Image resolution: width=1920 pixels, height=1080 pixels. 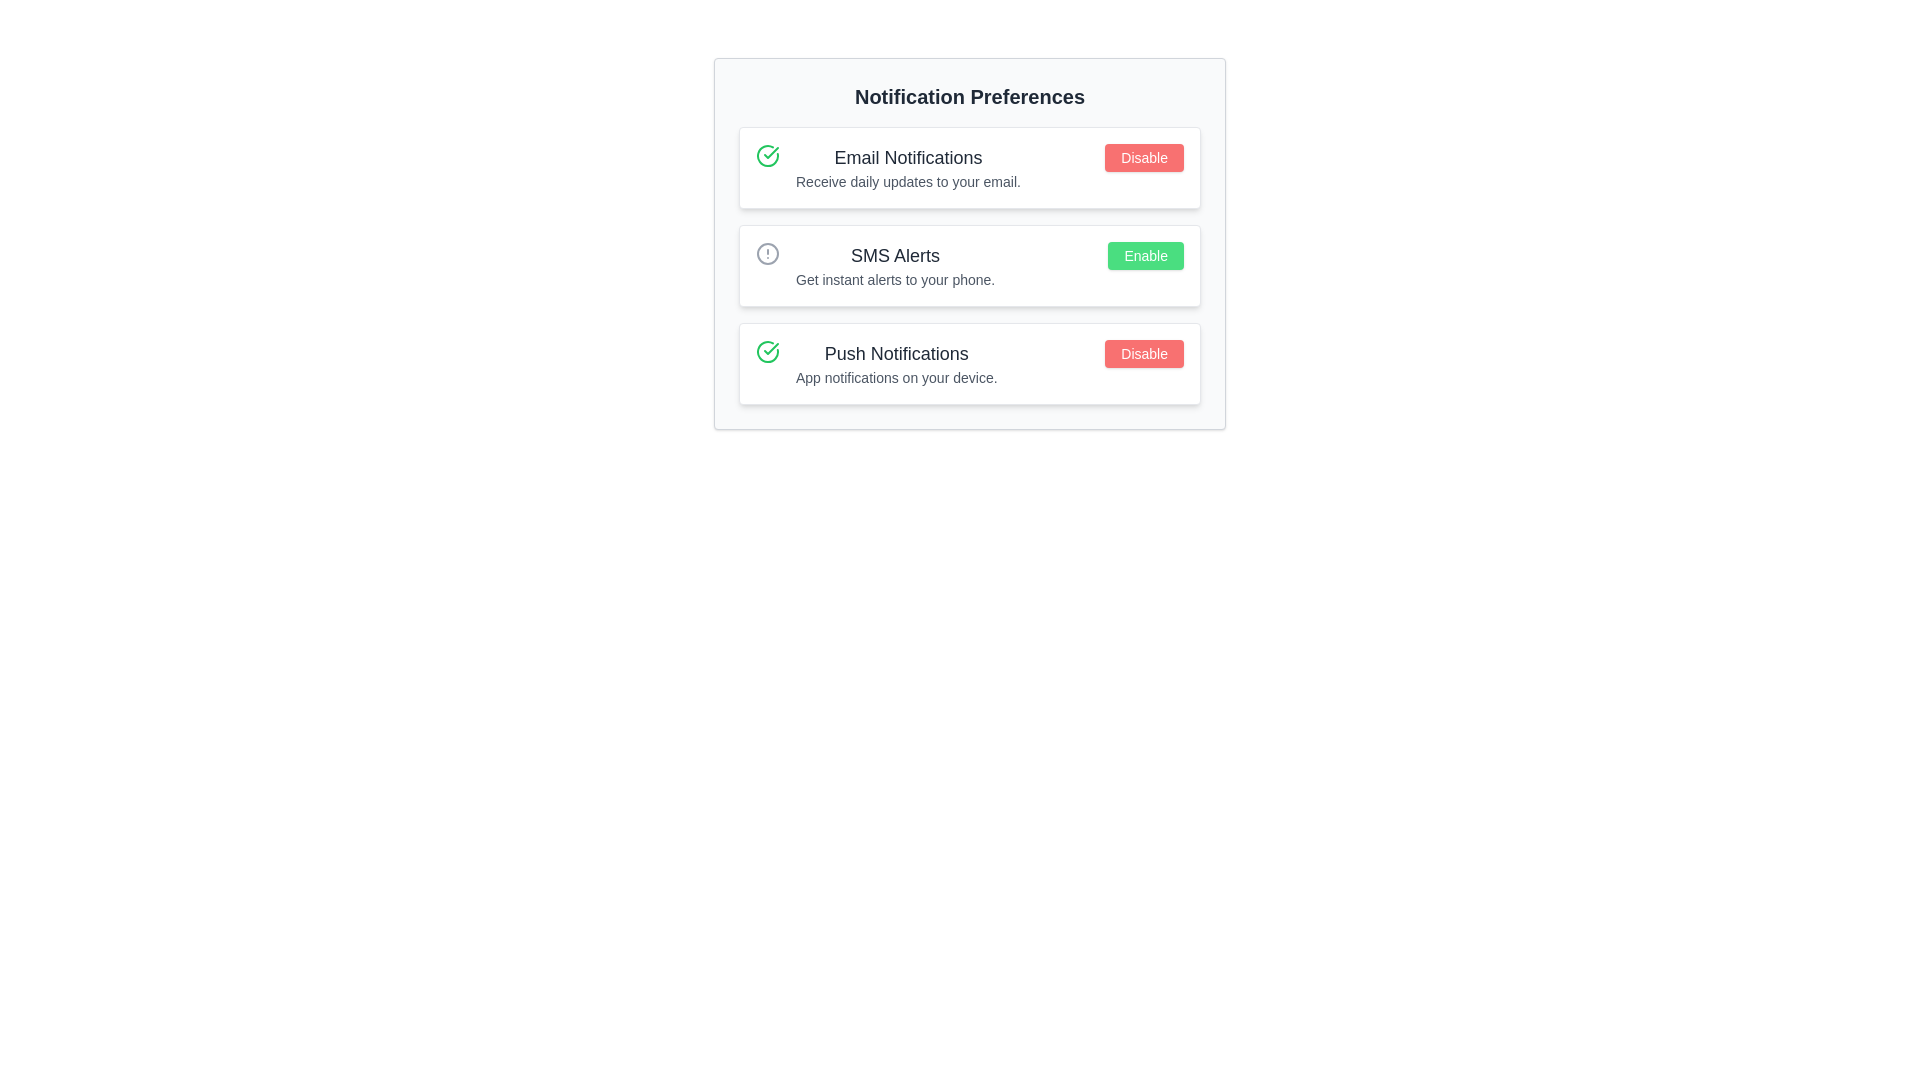 I want to click on the text element displaying 'Receive daily updates to your email.' which is located below the 'Email Notifications' heading in the notification preference panel, so click(x=907, y=181).